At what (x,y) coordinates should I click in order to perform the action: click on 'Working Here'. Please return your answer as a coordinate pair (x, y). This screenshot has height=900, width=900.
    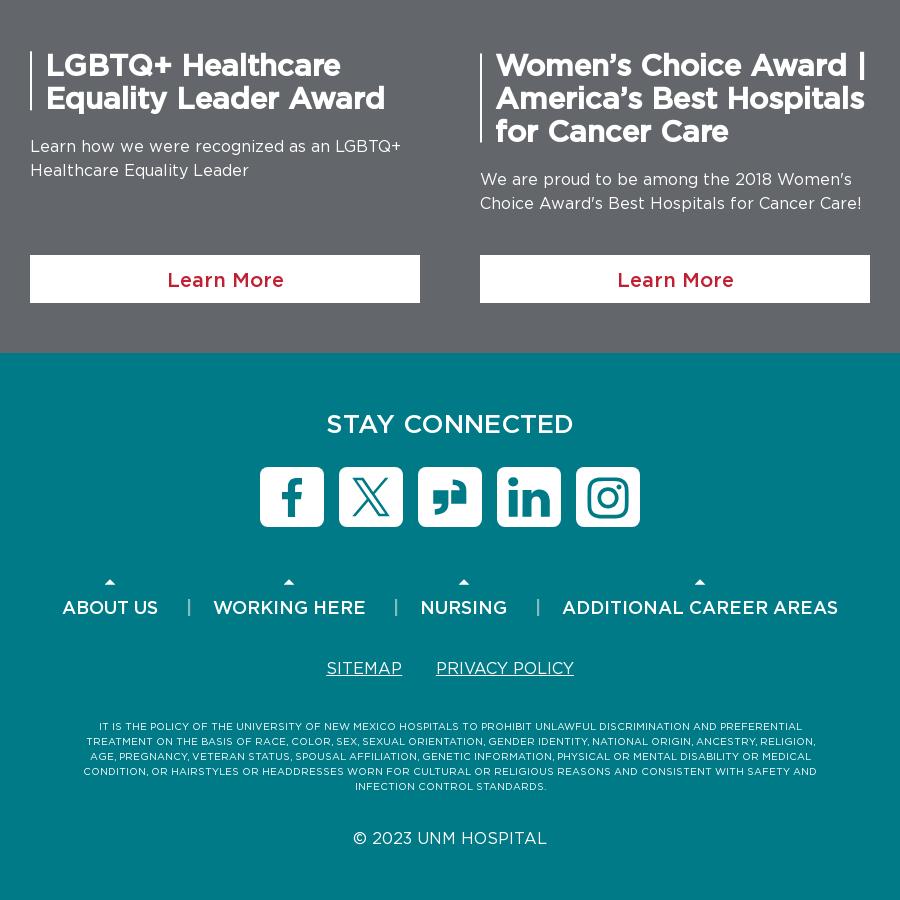
    Looking at the image, I should click on (287, 606).